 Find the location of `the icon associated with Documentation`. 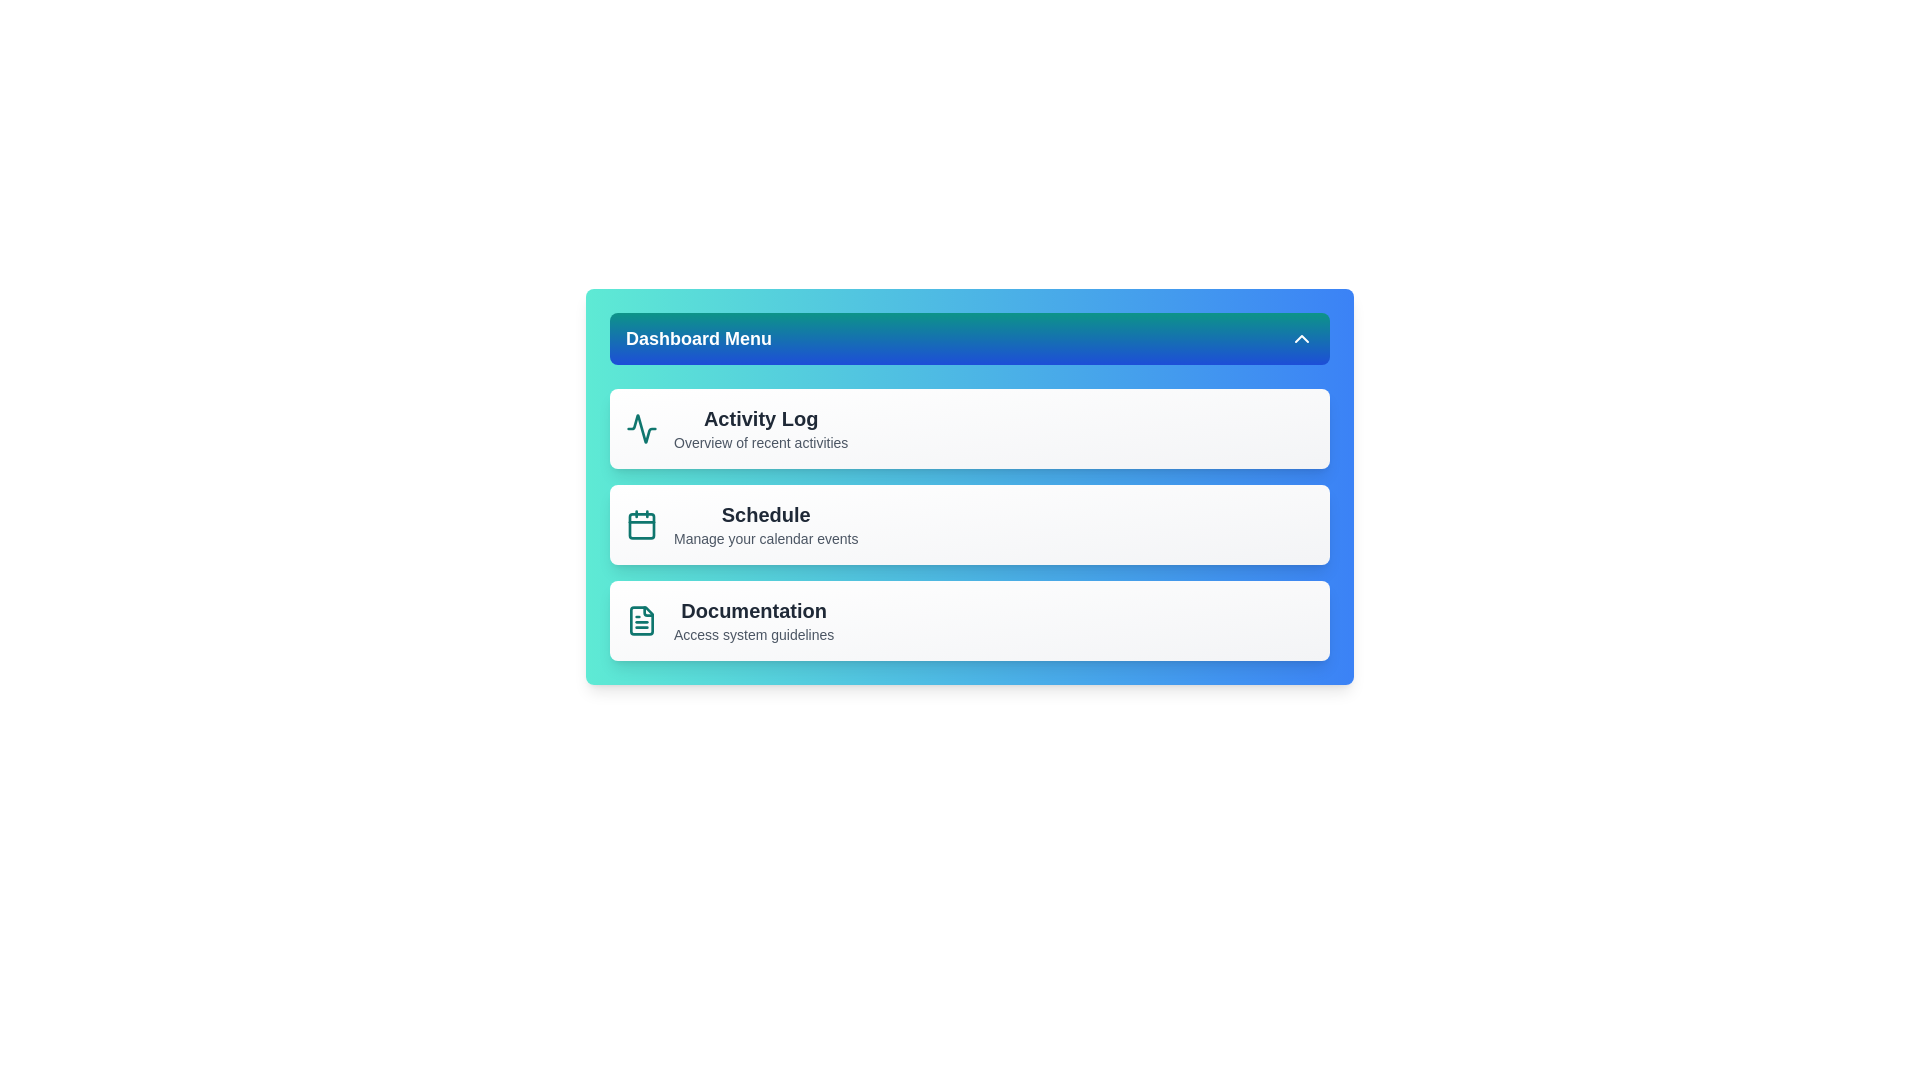

the icon associated with Documentation is located at coordinates (642, 620).